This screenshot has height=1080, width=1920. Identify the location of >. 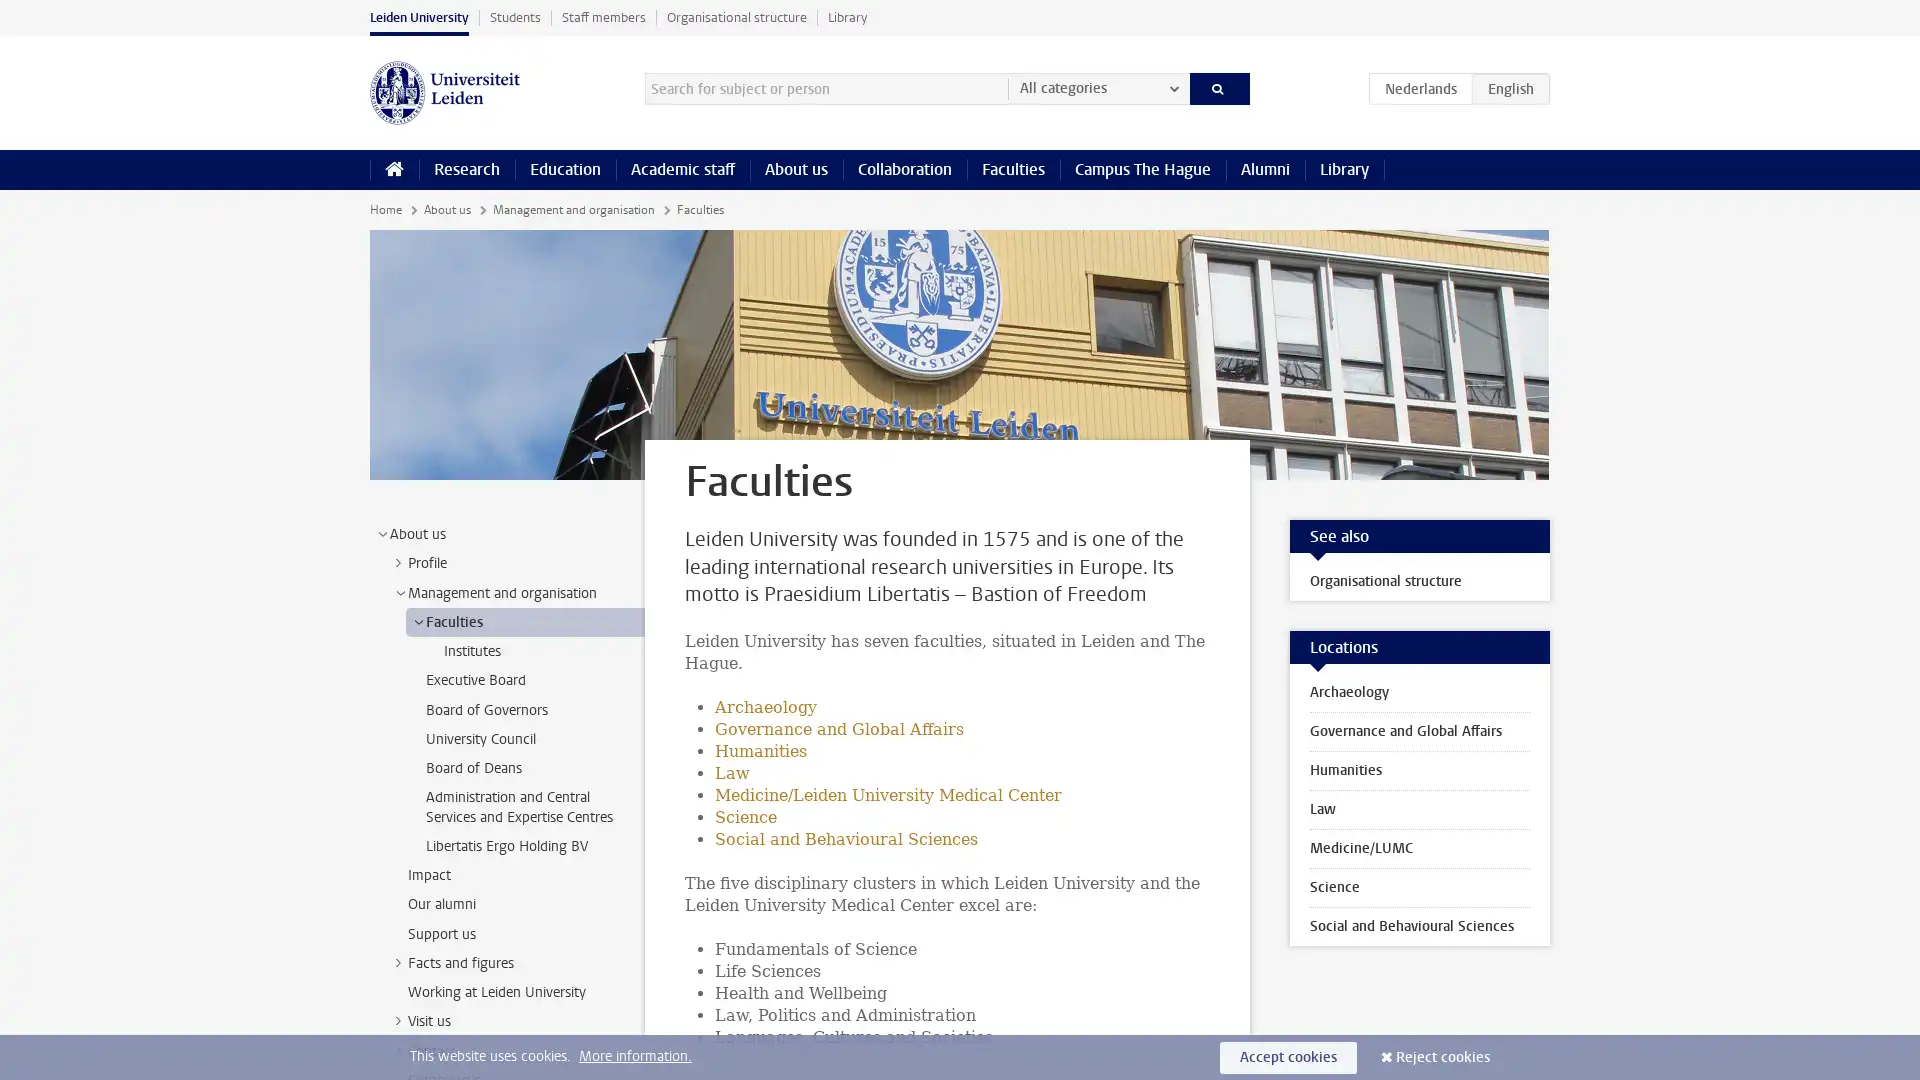
(398, 1021).